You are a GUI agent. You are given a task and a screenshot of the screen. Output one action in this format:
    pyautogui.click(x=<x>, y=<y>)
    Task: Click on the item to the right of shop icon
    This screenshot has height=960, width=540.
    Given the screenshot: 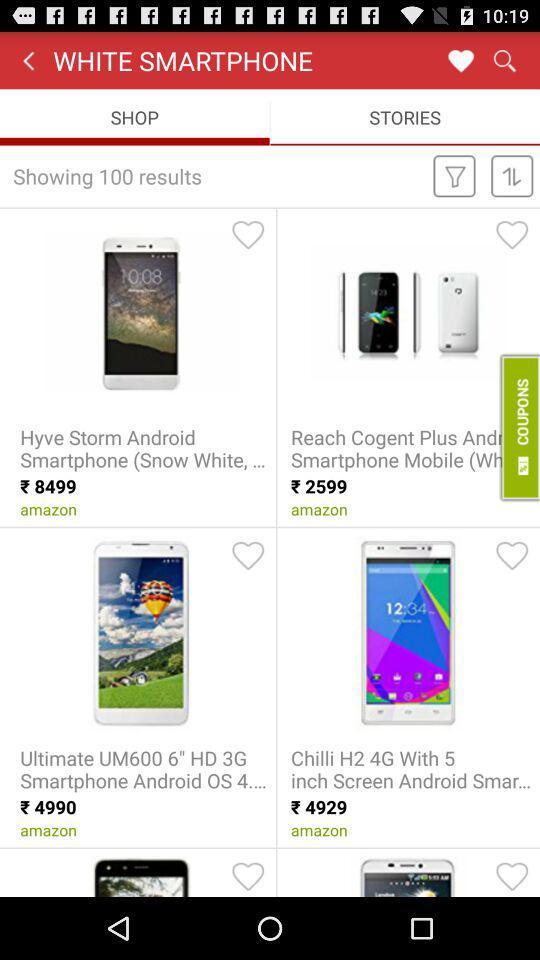 What is the action you would take?
    pyautogui.click(x=405, y=117)
    